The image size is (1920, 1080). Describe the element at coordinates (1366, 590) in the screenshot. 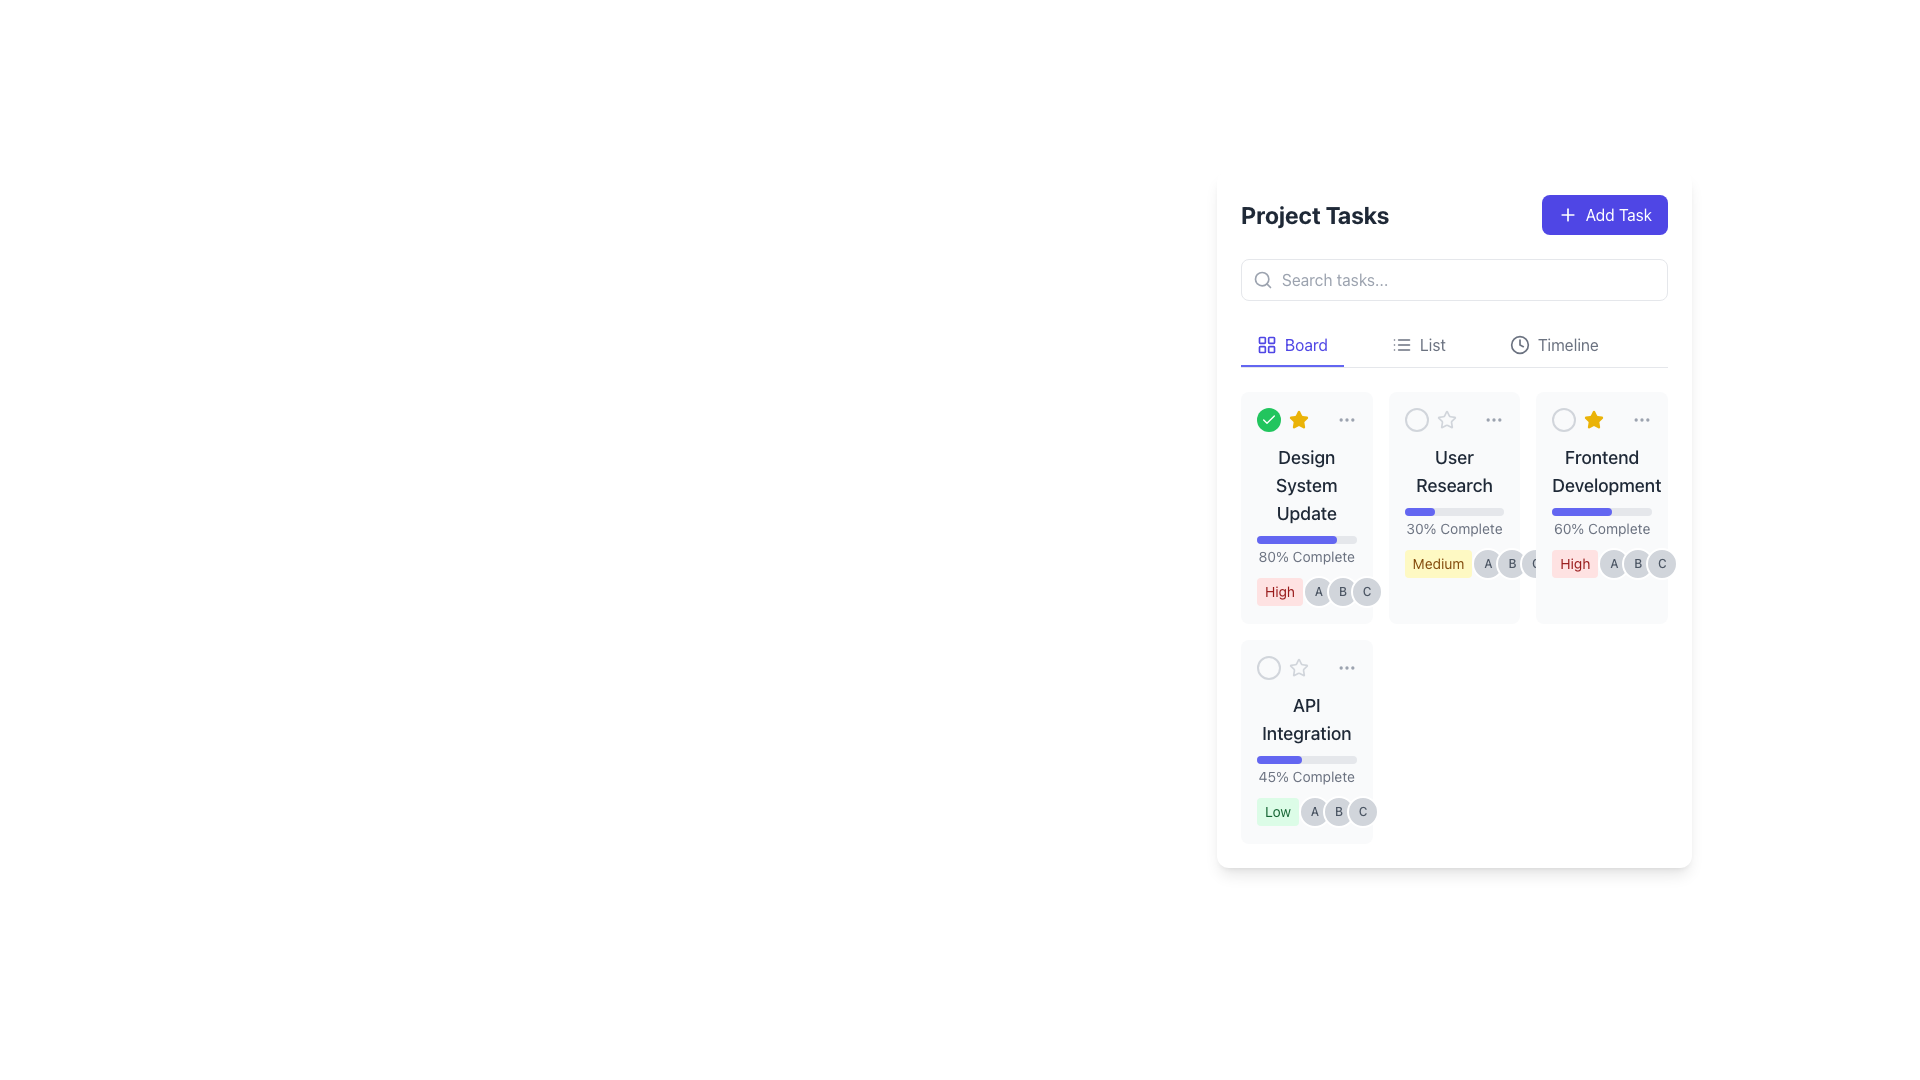

I see `the circular label or badge representing the letter 'C', which is the third item in a horizontal sequence of badges labeled 'A', 'B', and 'C', positioned below the 'User Research' task card` at that location.